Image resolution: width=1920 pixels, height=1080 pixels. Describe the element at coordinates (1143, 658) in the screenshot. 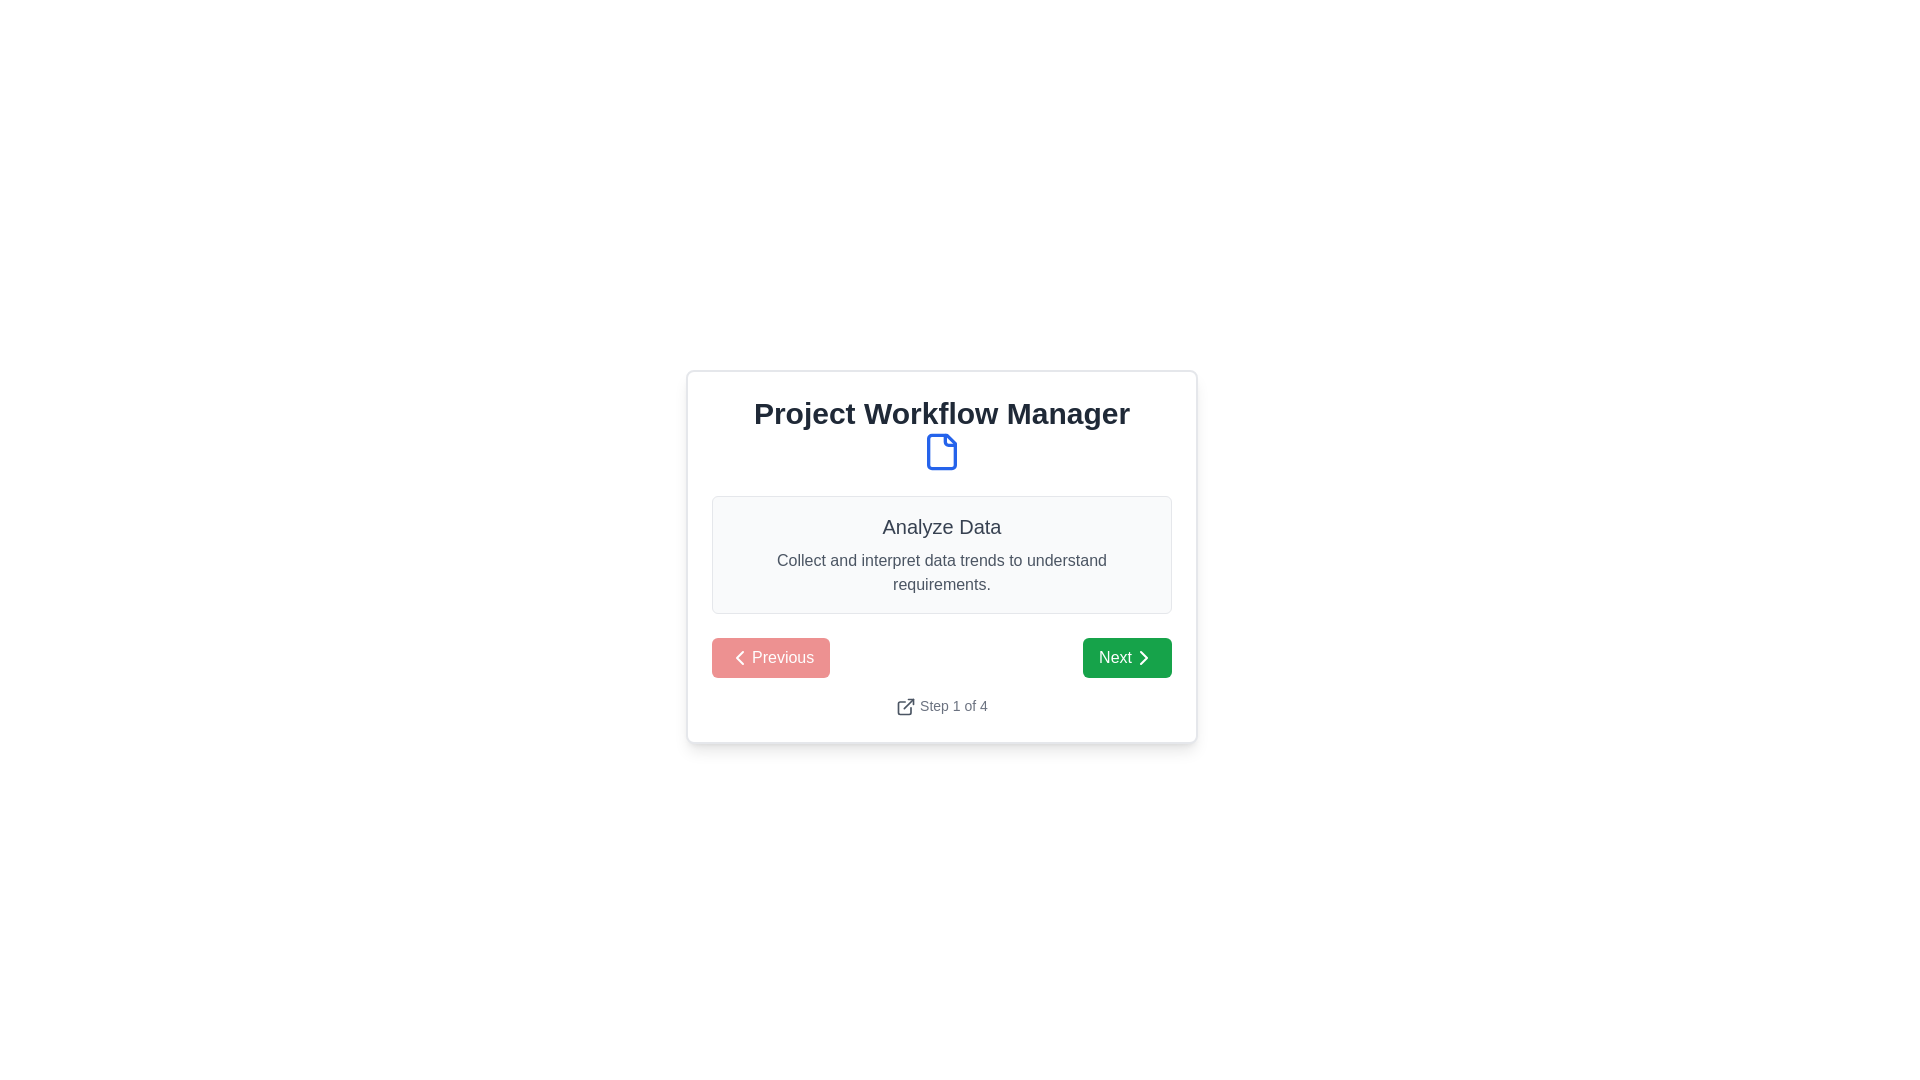

I see `the right arrow icon, which is a minimalistic chevron arrow pointing to the right, located within the green 'Next' button at the bottom-right section of the card component` at that location.